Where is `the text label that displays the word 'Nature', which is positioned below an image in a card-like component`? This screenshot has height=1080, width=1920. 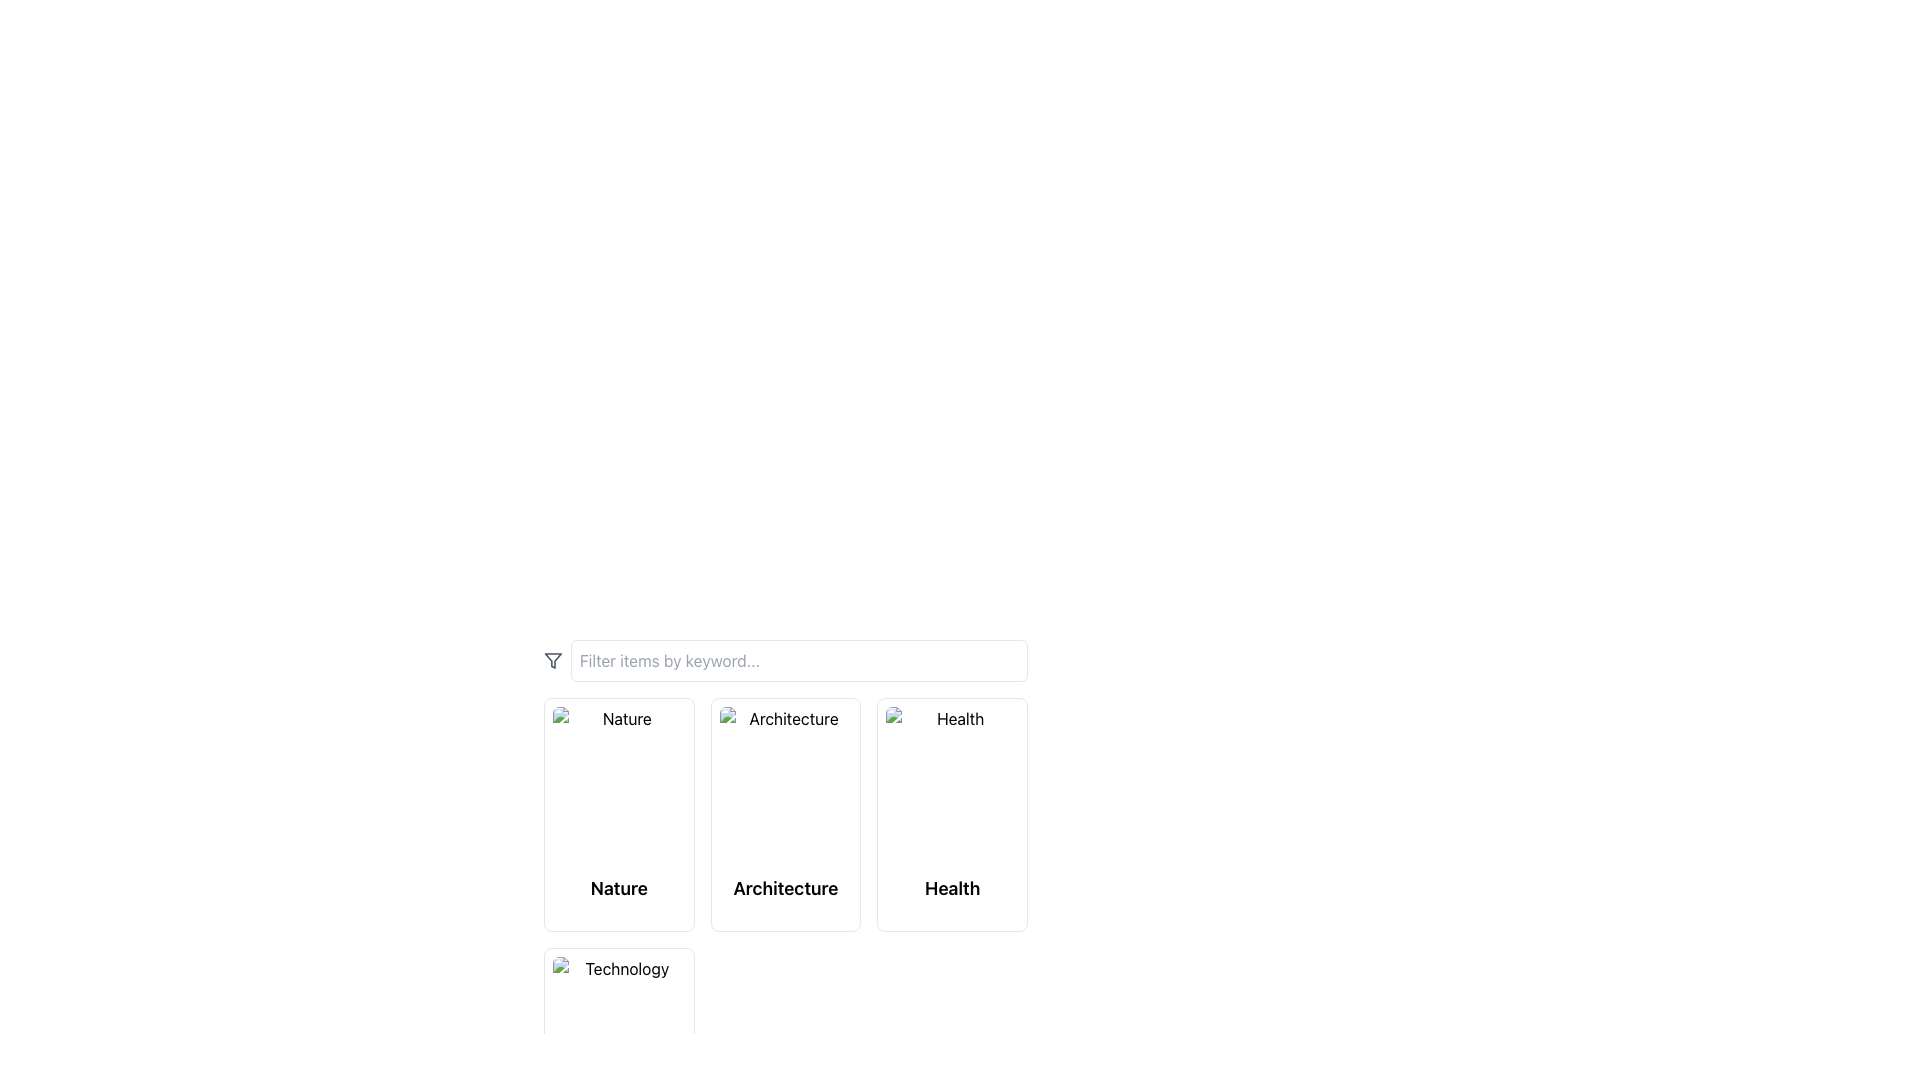
the text label that displays the word 'Nature', which is positioned below an image in a card-like component is located at coordinates (618, 887).